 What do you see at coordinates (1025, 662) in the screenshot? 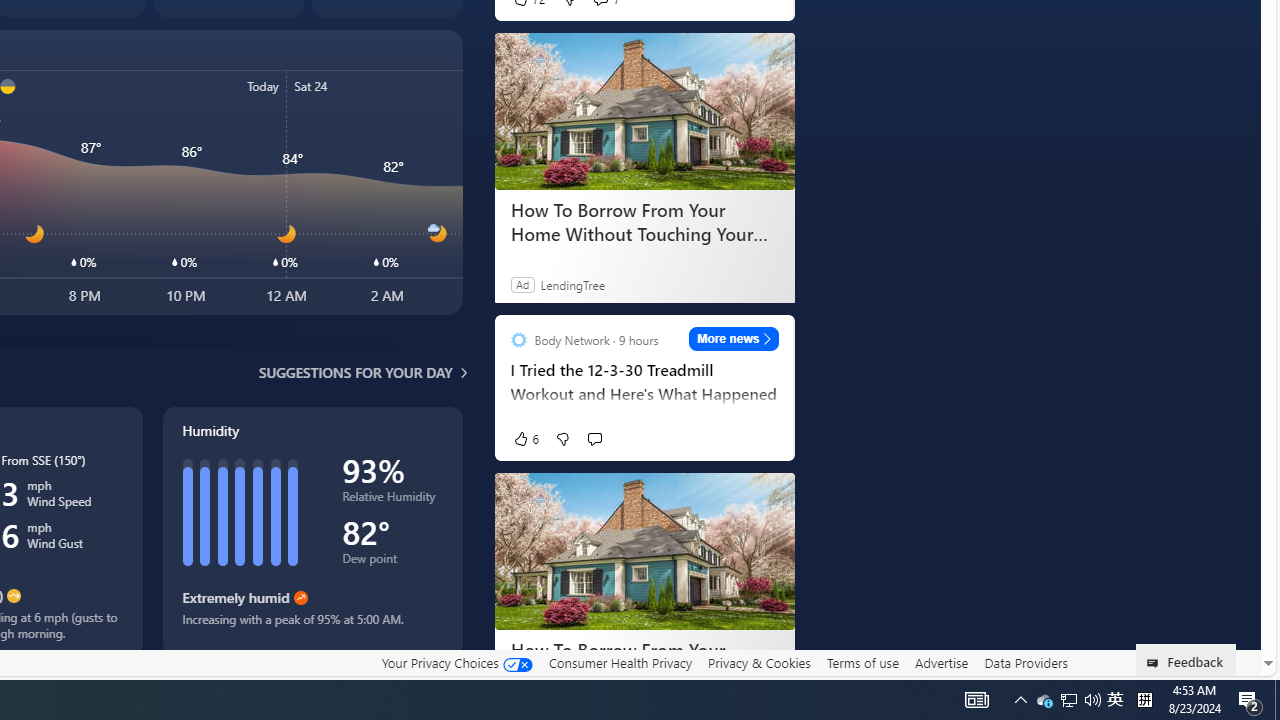
I see `'Data Providers'` at bounding box center [1025, 662].